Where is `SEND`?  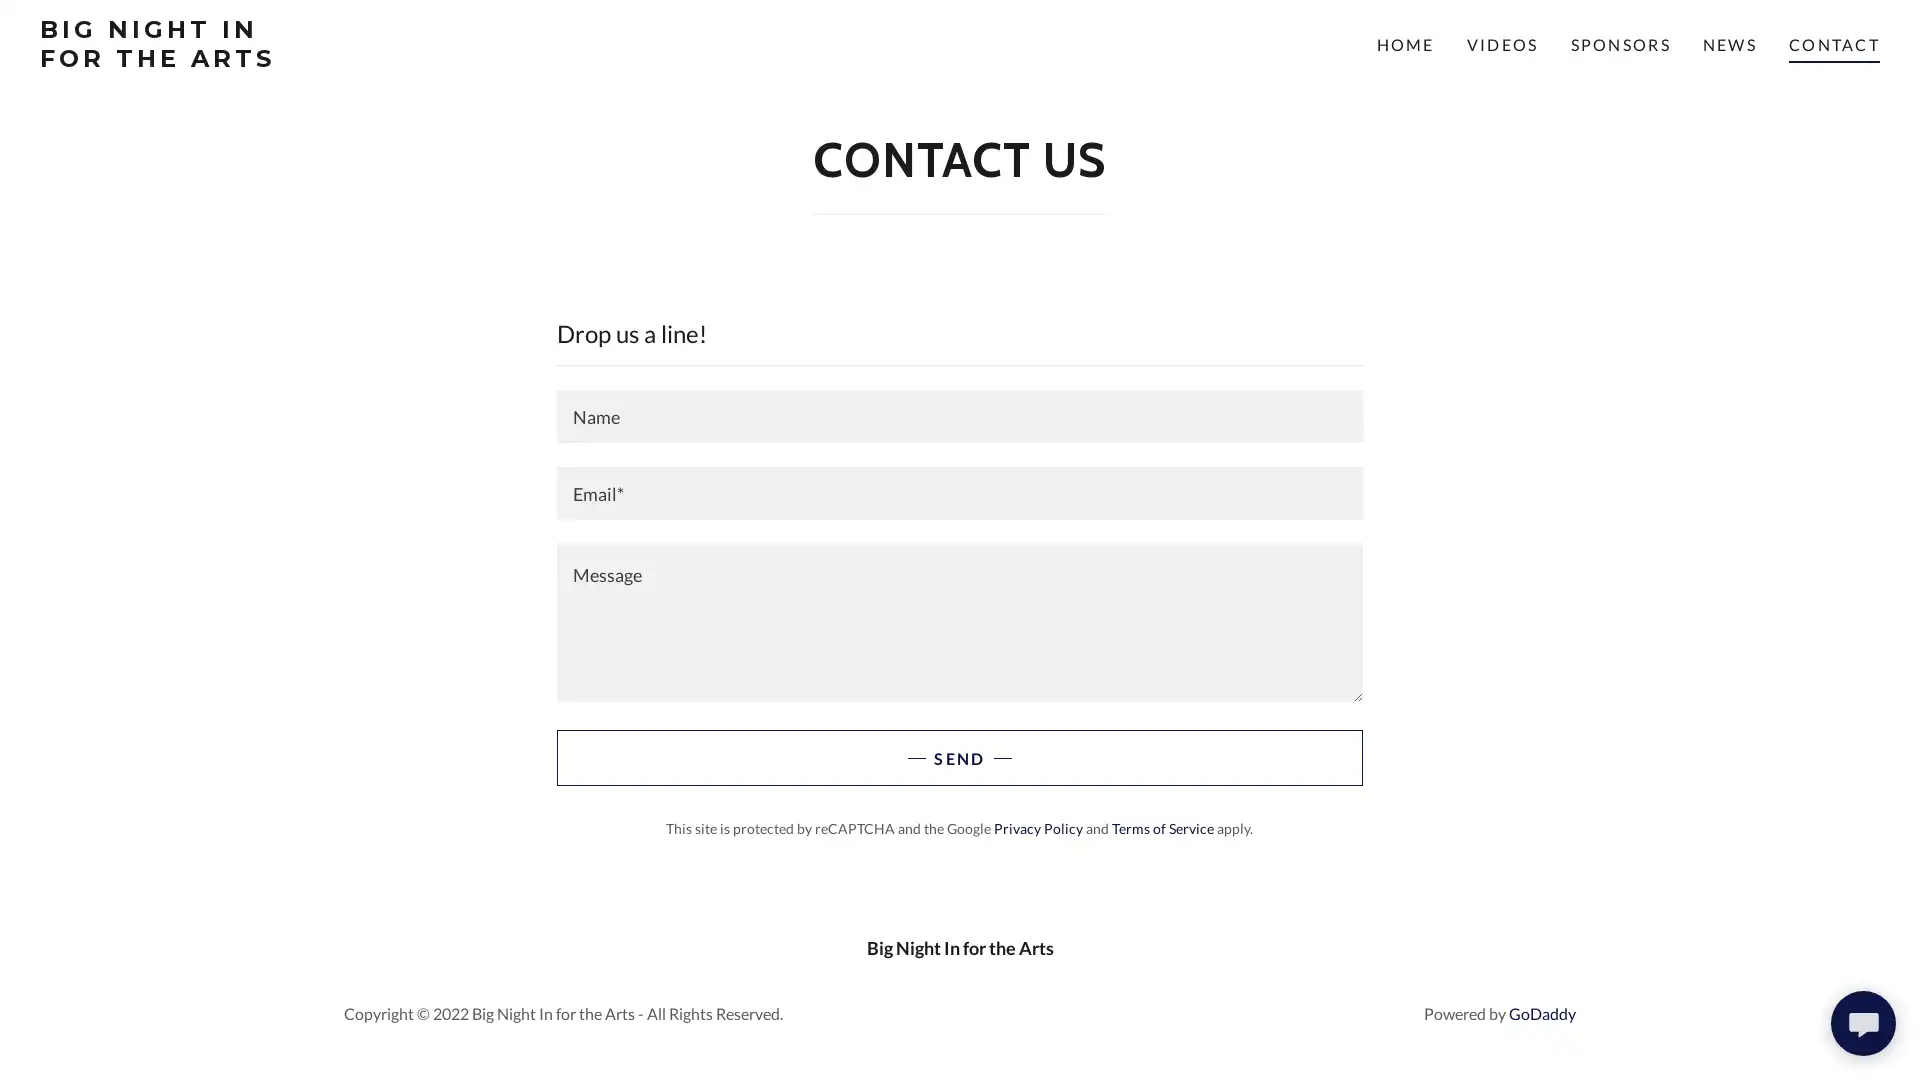
SEND is located at coordinates (958, 758).